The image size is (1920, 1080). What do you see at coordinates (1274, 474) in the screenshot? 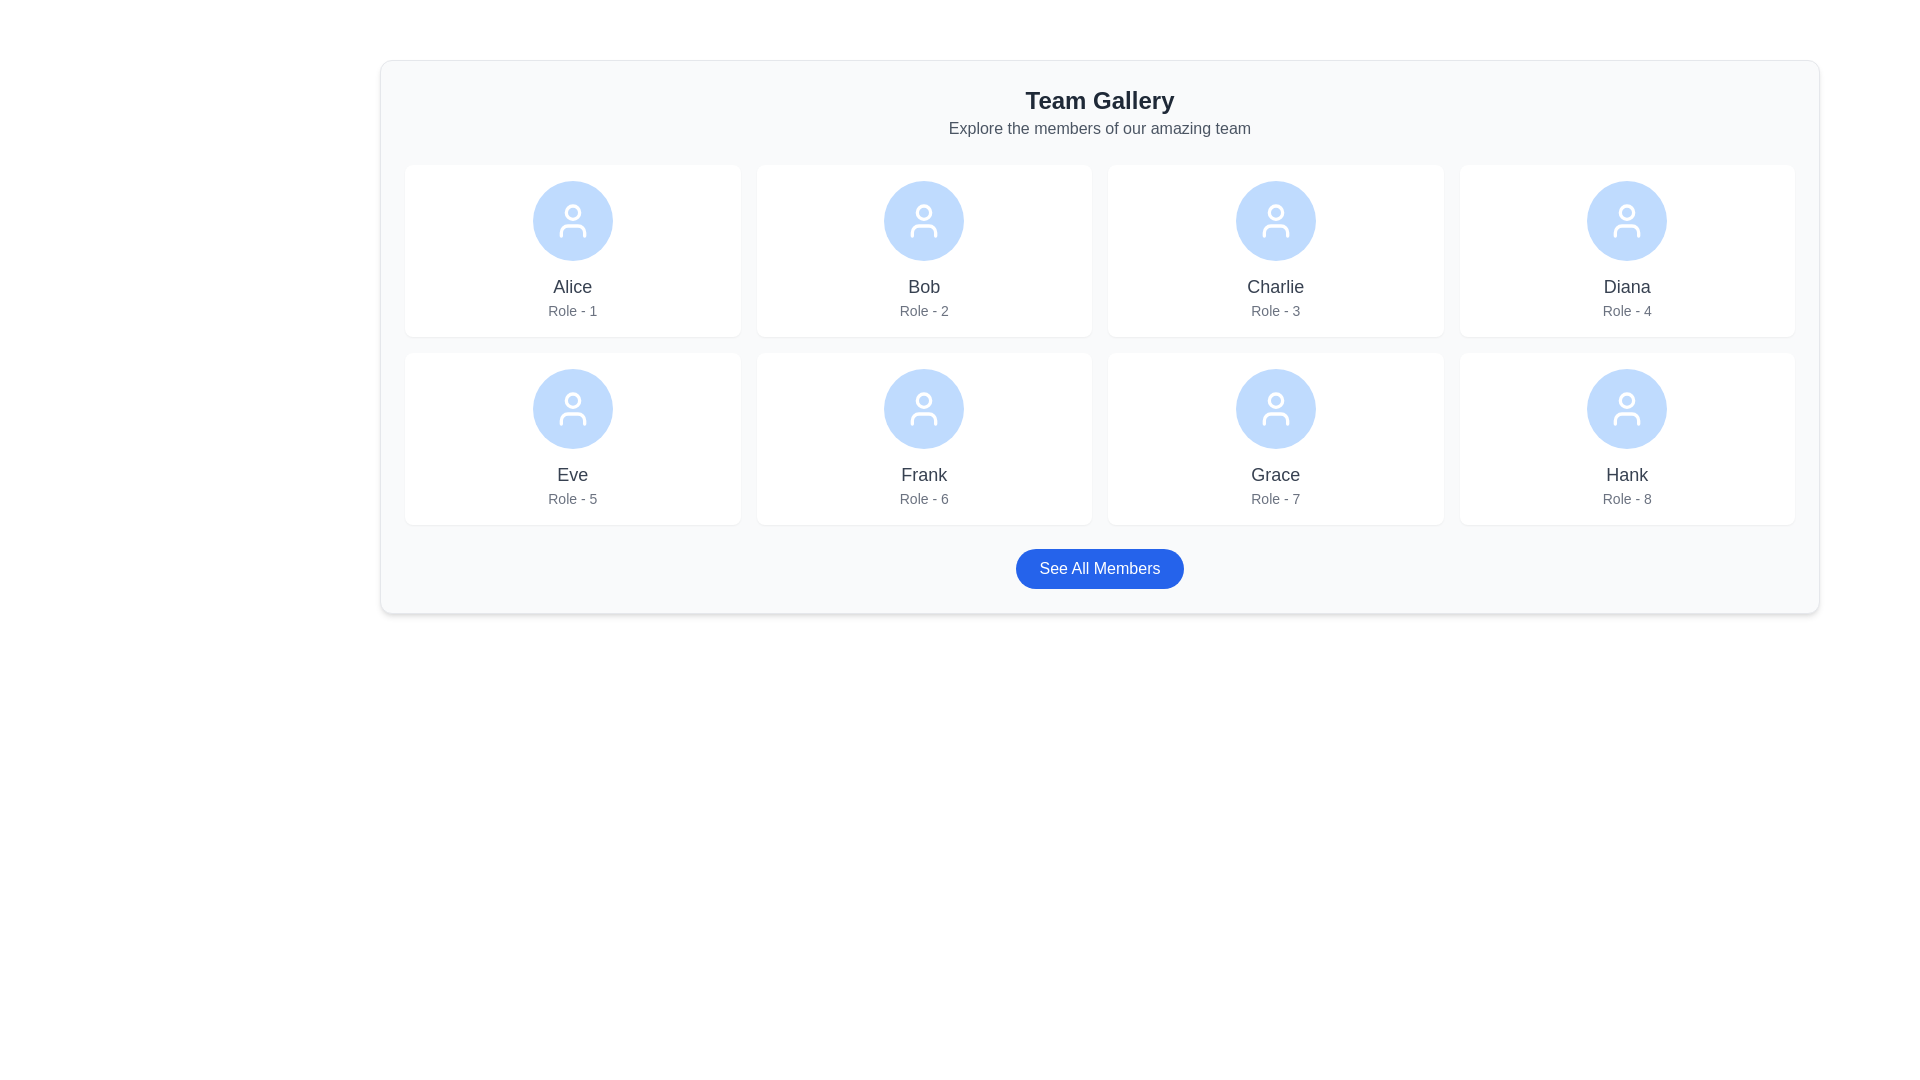
I see `styling of the text element displaying a team member's name, located at the bottom center of the card layout, below the avatar icon and above the description` at bounding box center [1274, 474].